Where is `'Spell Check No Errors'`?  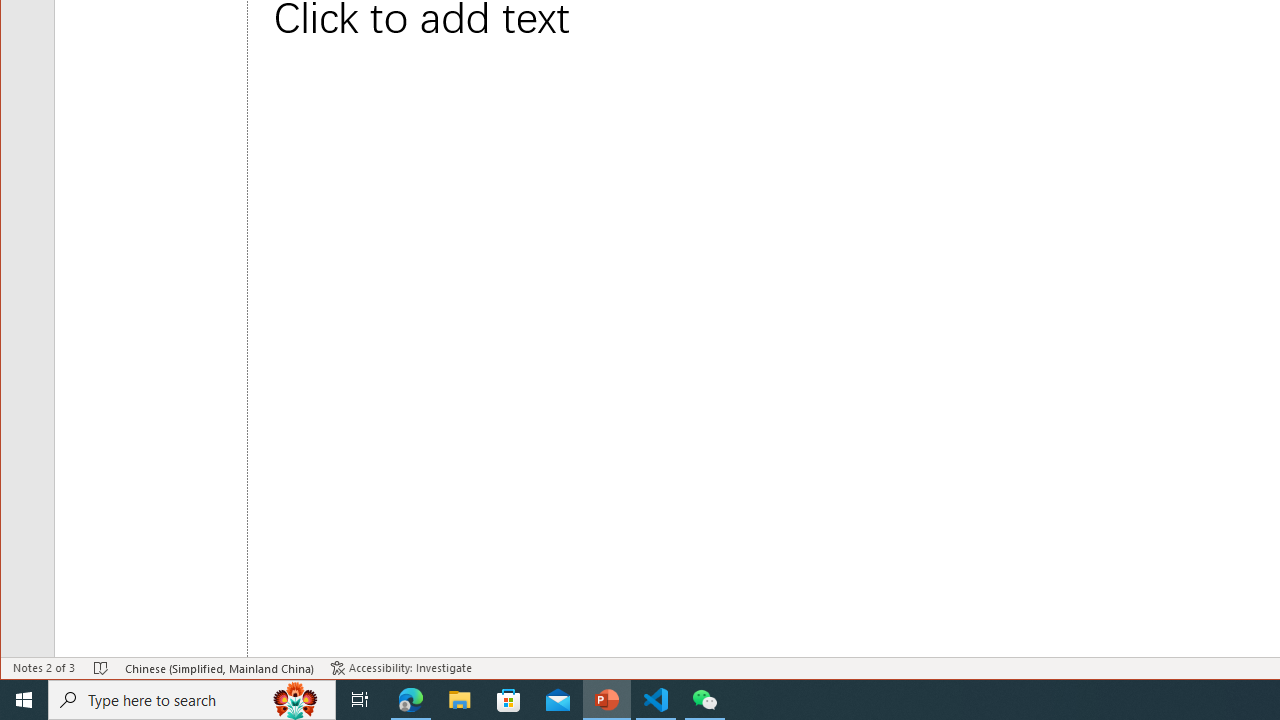 'Spell Check No Errors' is located at coordinates (100, 668).